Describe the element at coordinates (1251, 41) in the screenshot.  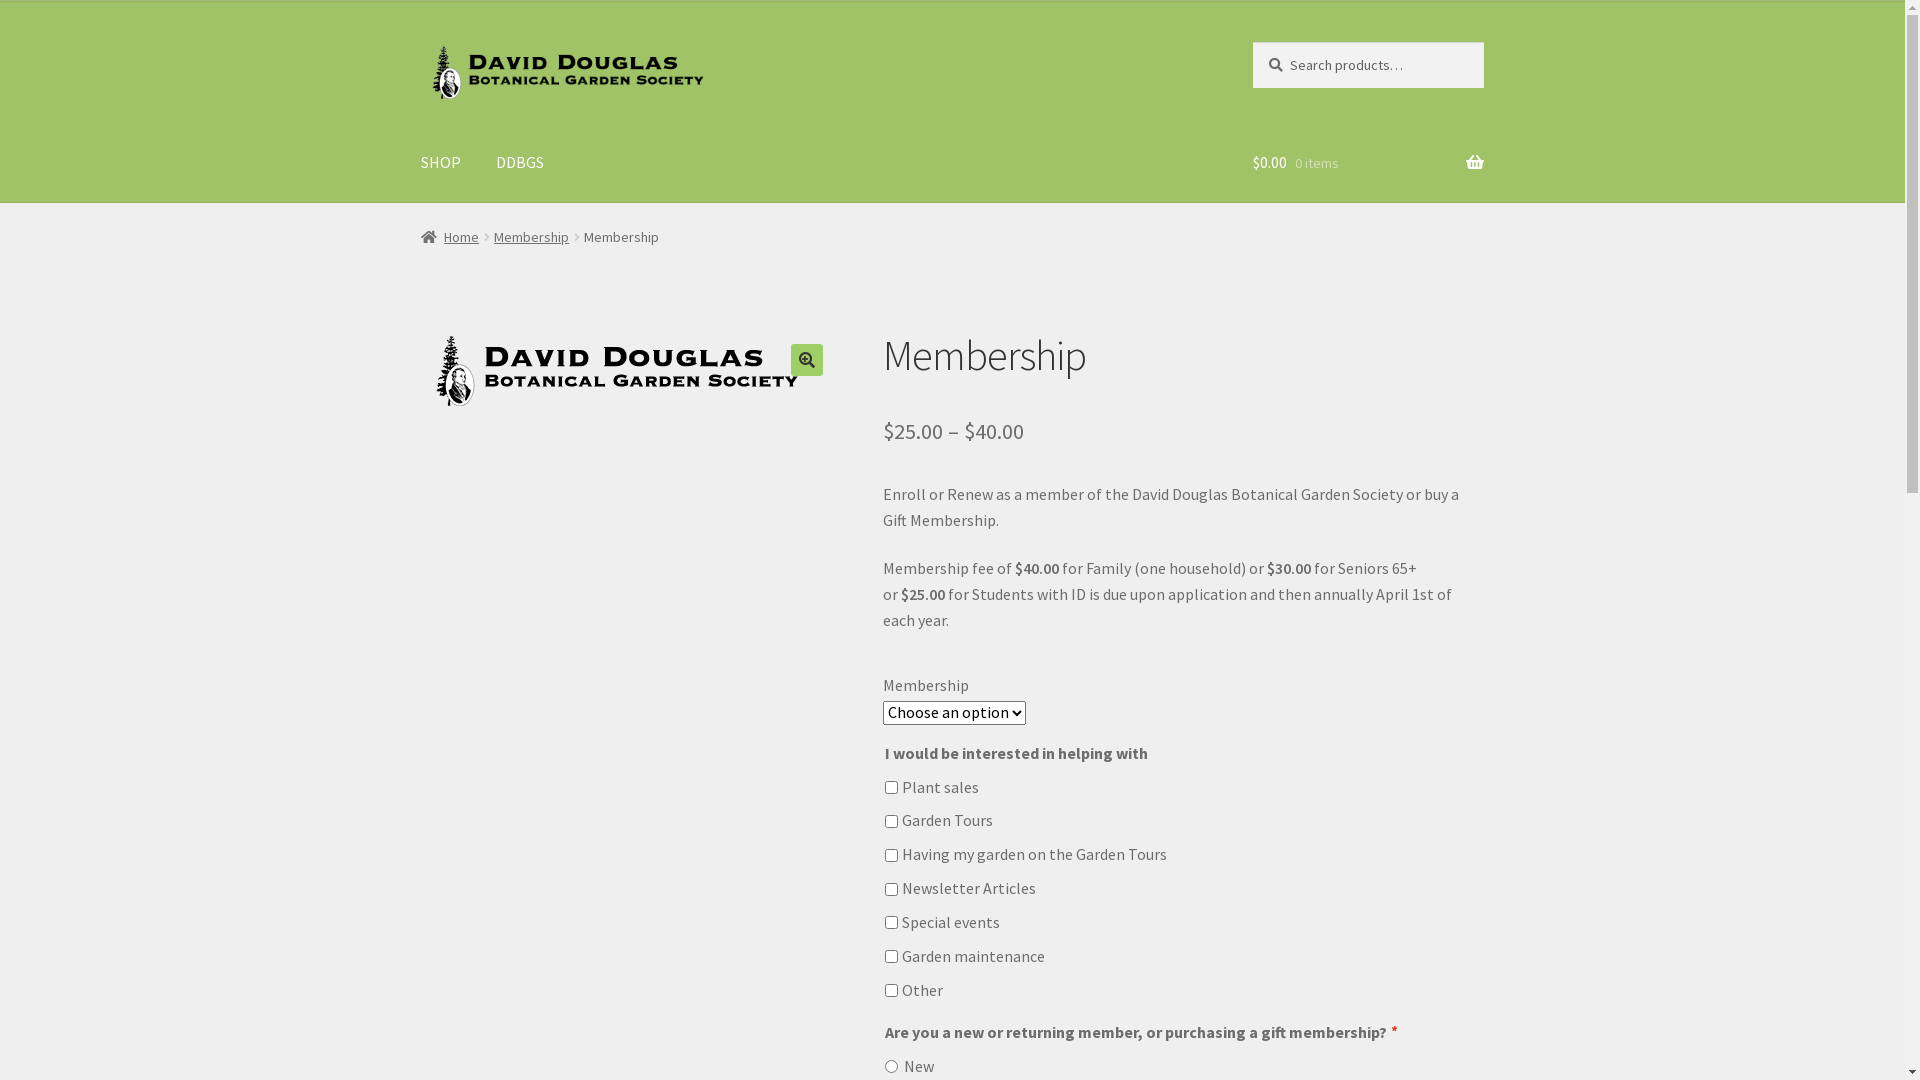
I see `'Search'` at that location.